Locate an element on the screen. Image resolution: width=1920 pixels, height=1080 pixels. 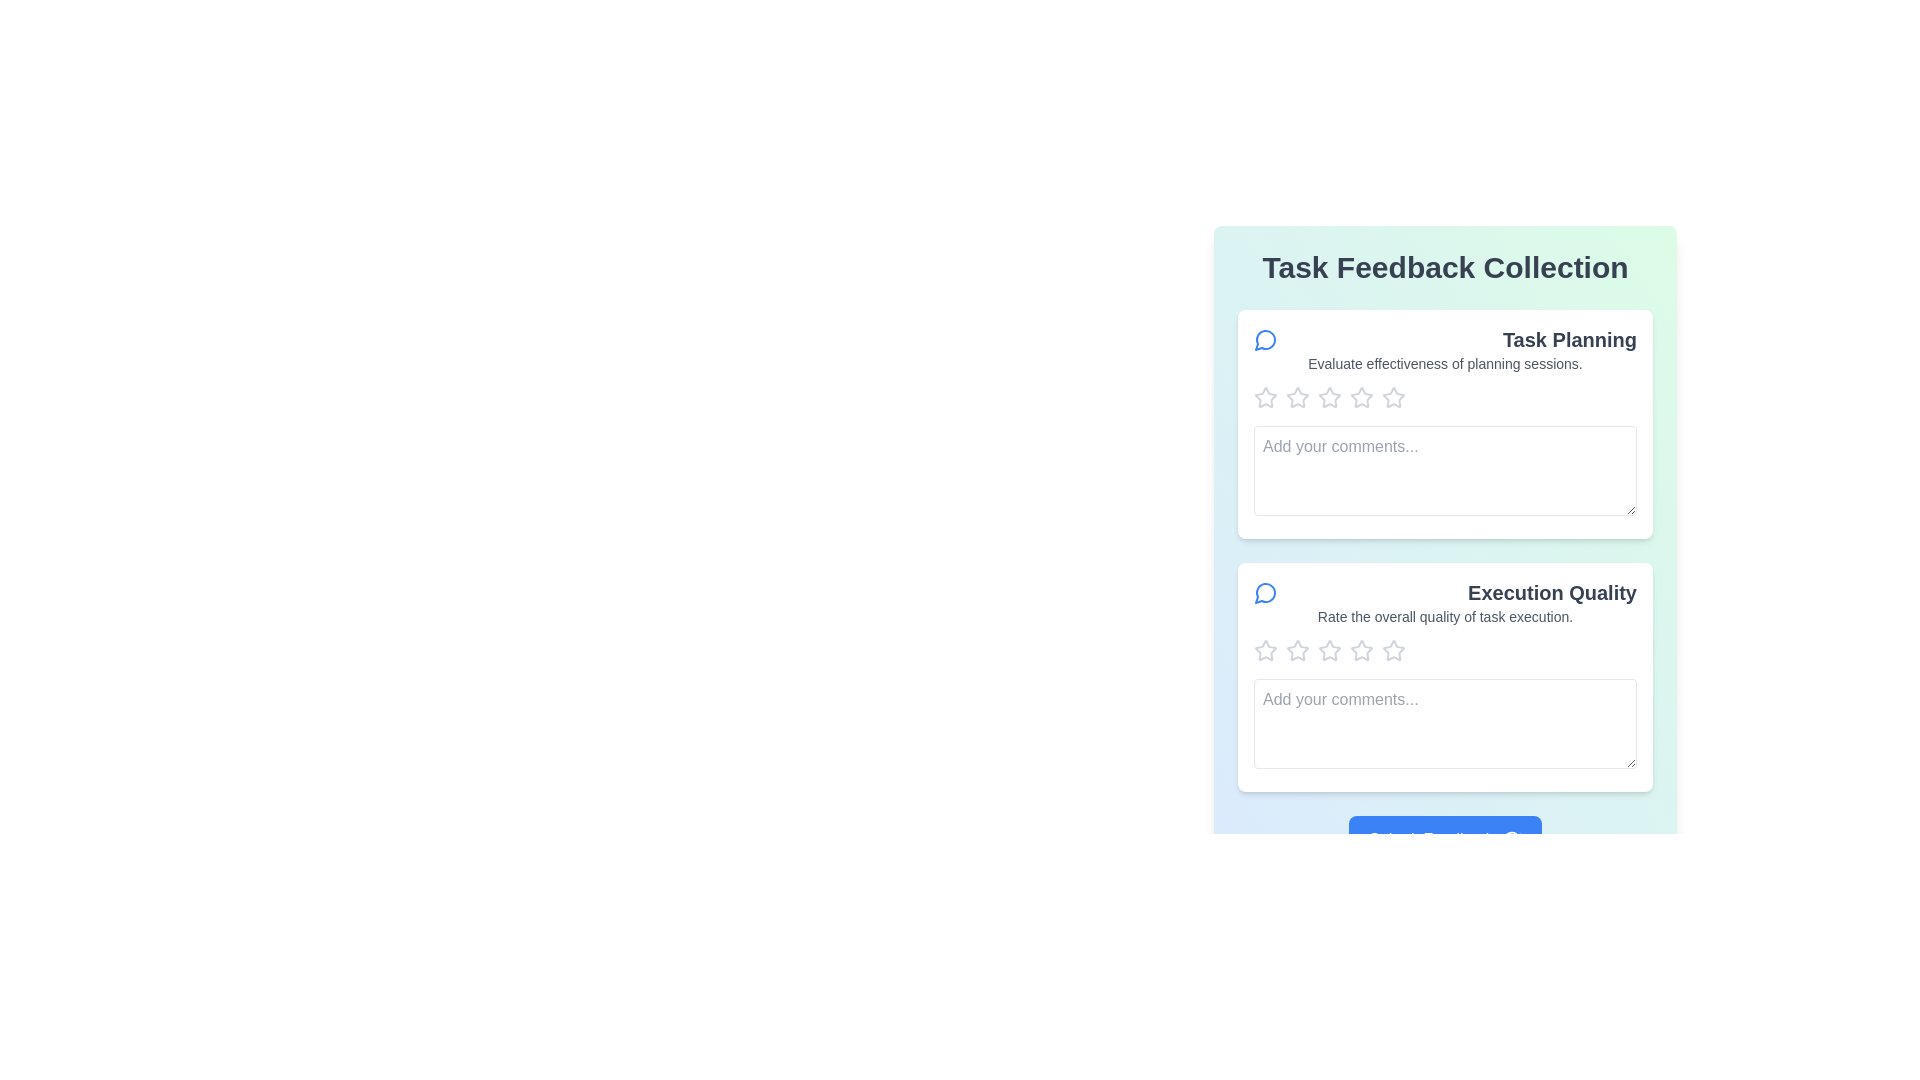
the first Rating Star Icon, which is a hollow star in light gray color is located at coordinates (1264, 397).